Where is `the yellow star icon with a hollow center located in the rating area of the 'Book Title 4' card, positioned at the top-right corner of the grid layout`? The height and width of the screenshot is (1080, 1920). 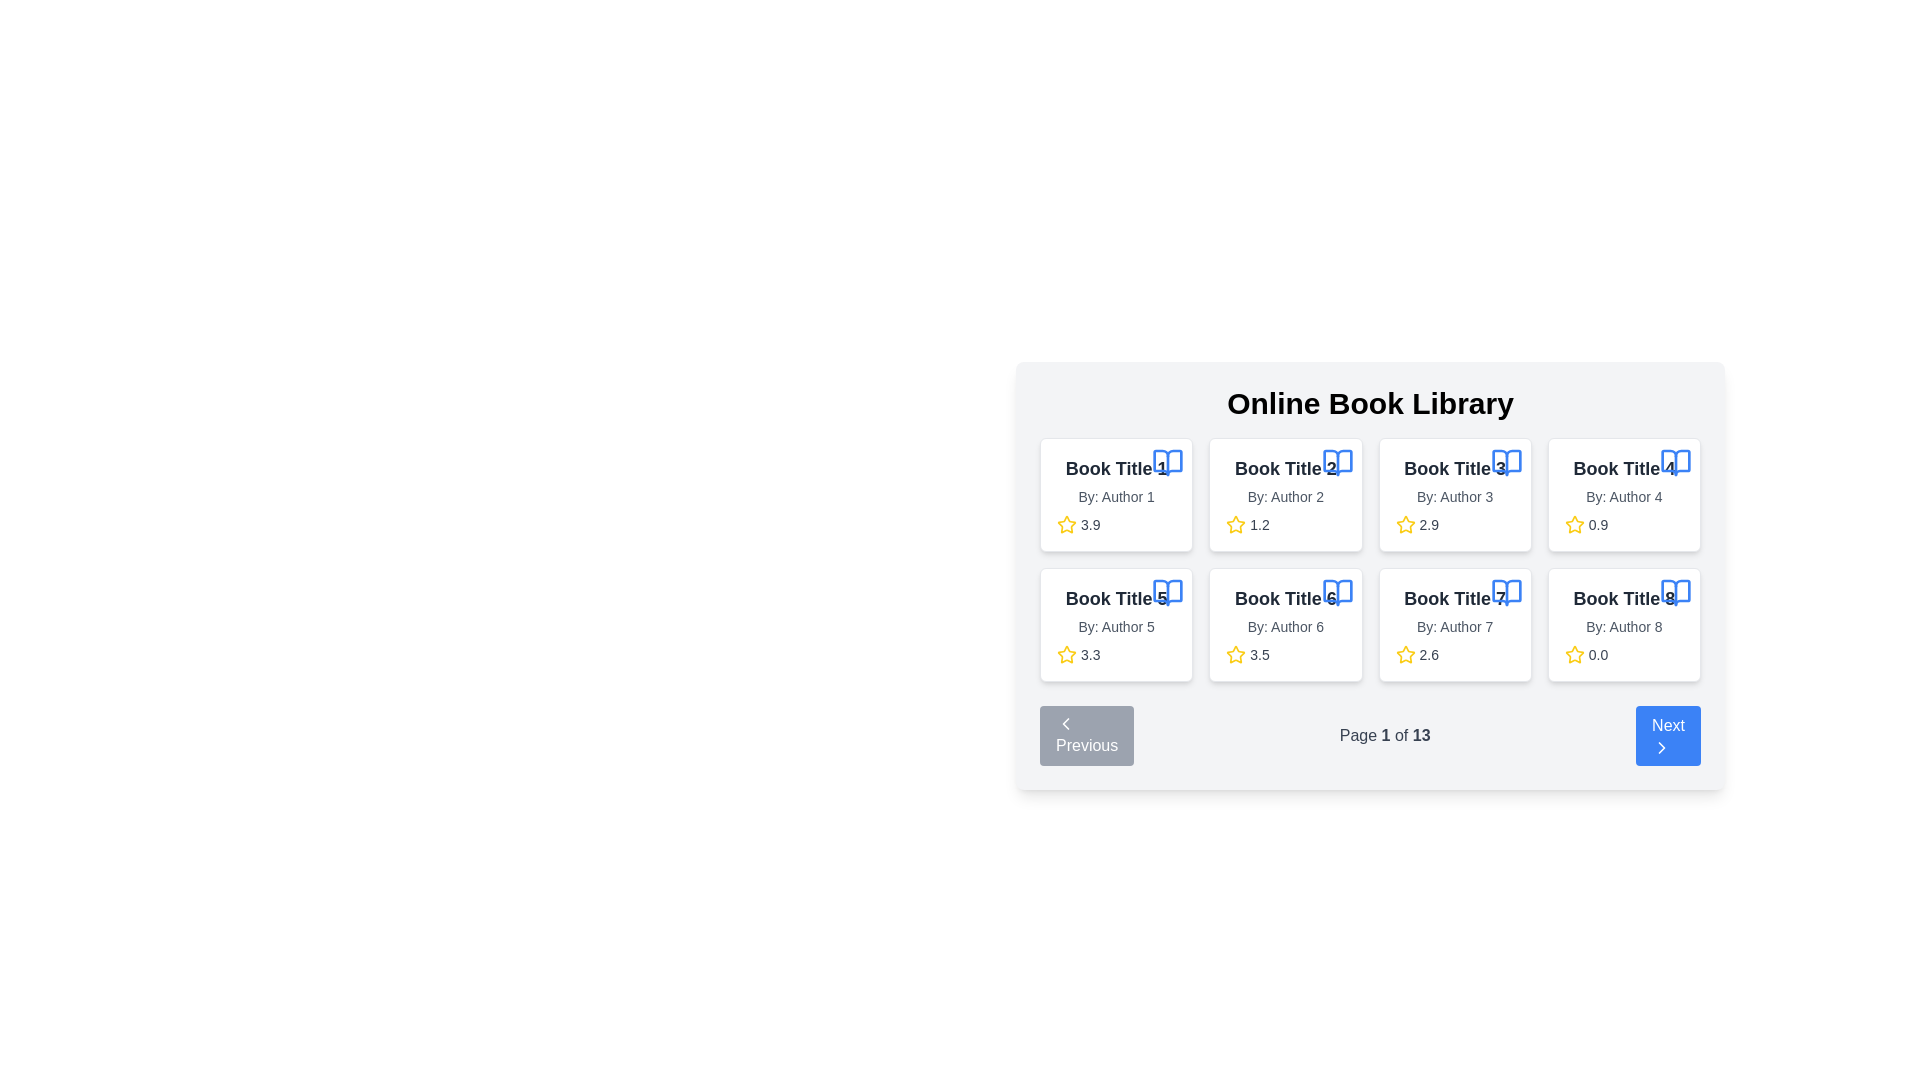 the yellow star icon with a hollow center located in the rating area of the 'Book Title 4' card, positioned at the top-right corner of the grid layout is located at coordinates (1573, 523).